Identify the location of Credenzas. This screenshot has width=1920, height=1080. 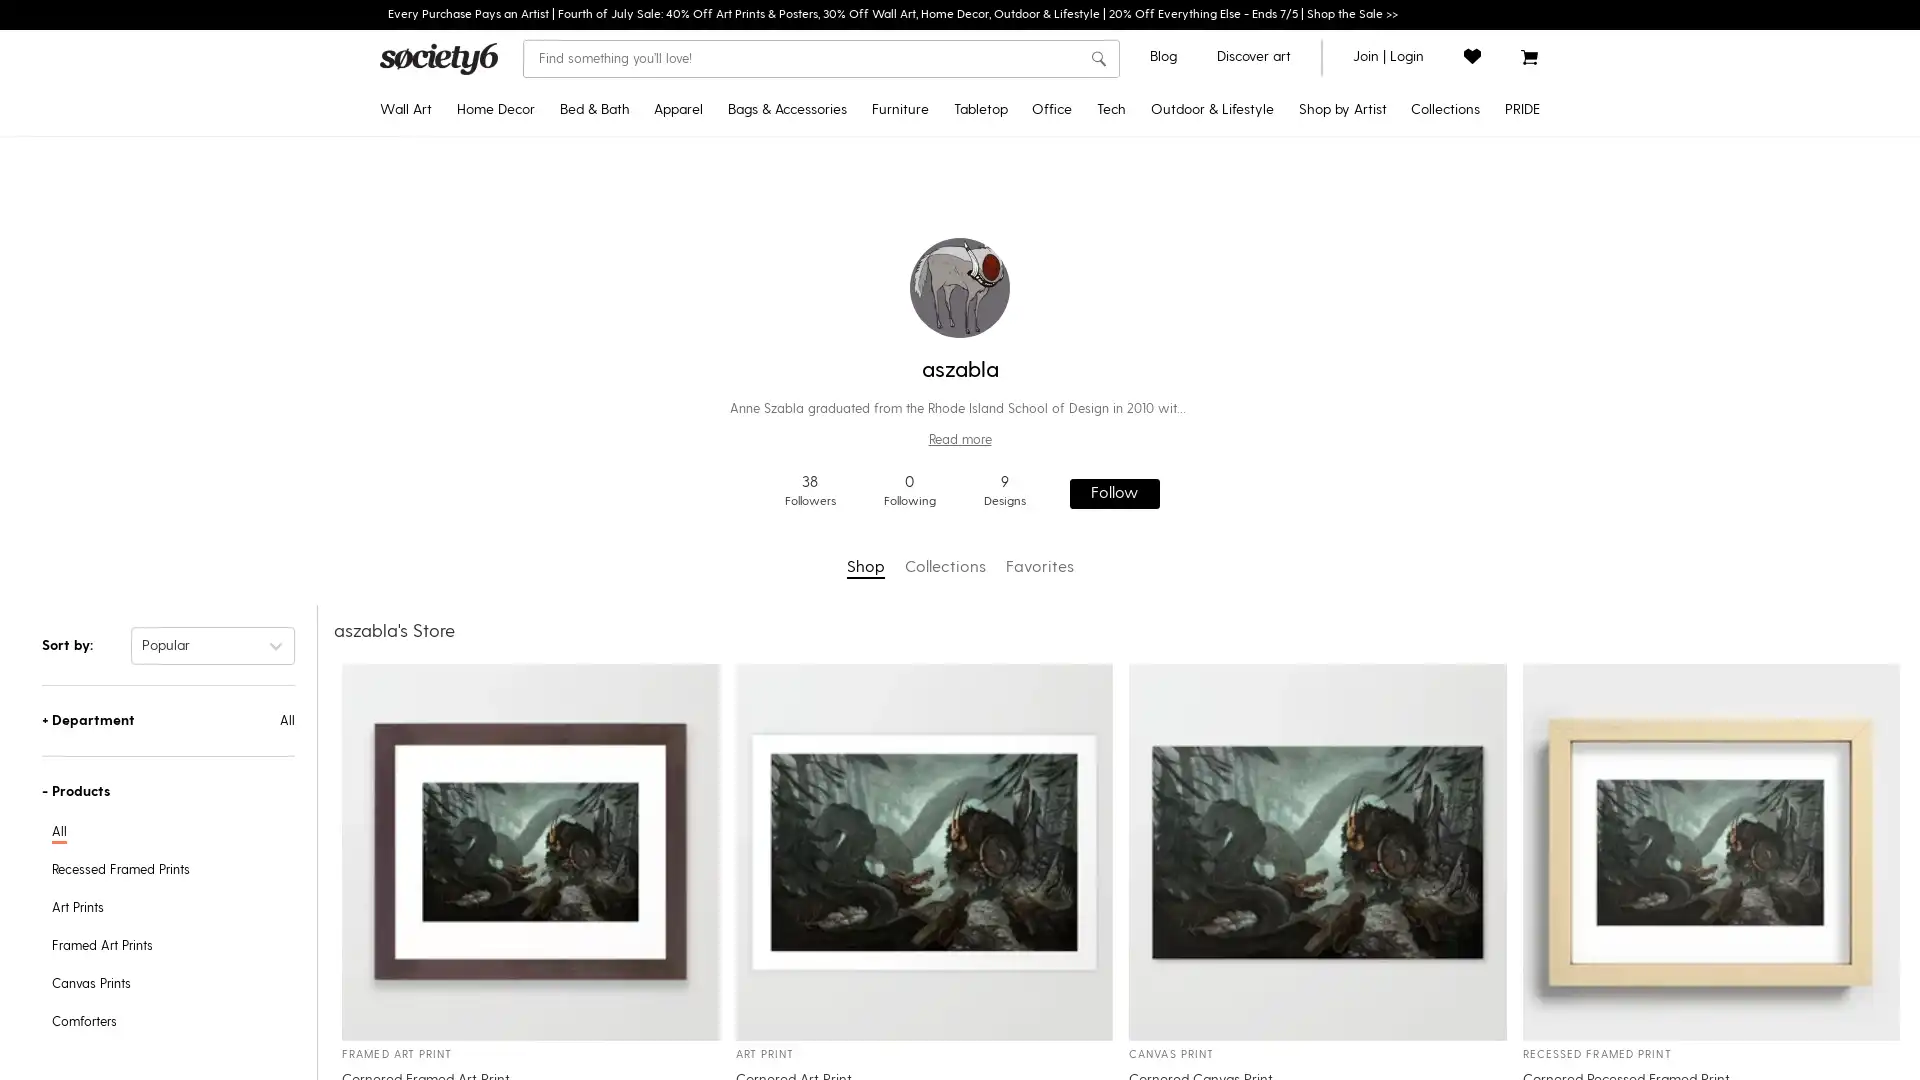
(934, 160).